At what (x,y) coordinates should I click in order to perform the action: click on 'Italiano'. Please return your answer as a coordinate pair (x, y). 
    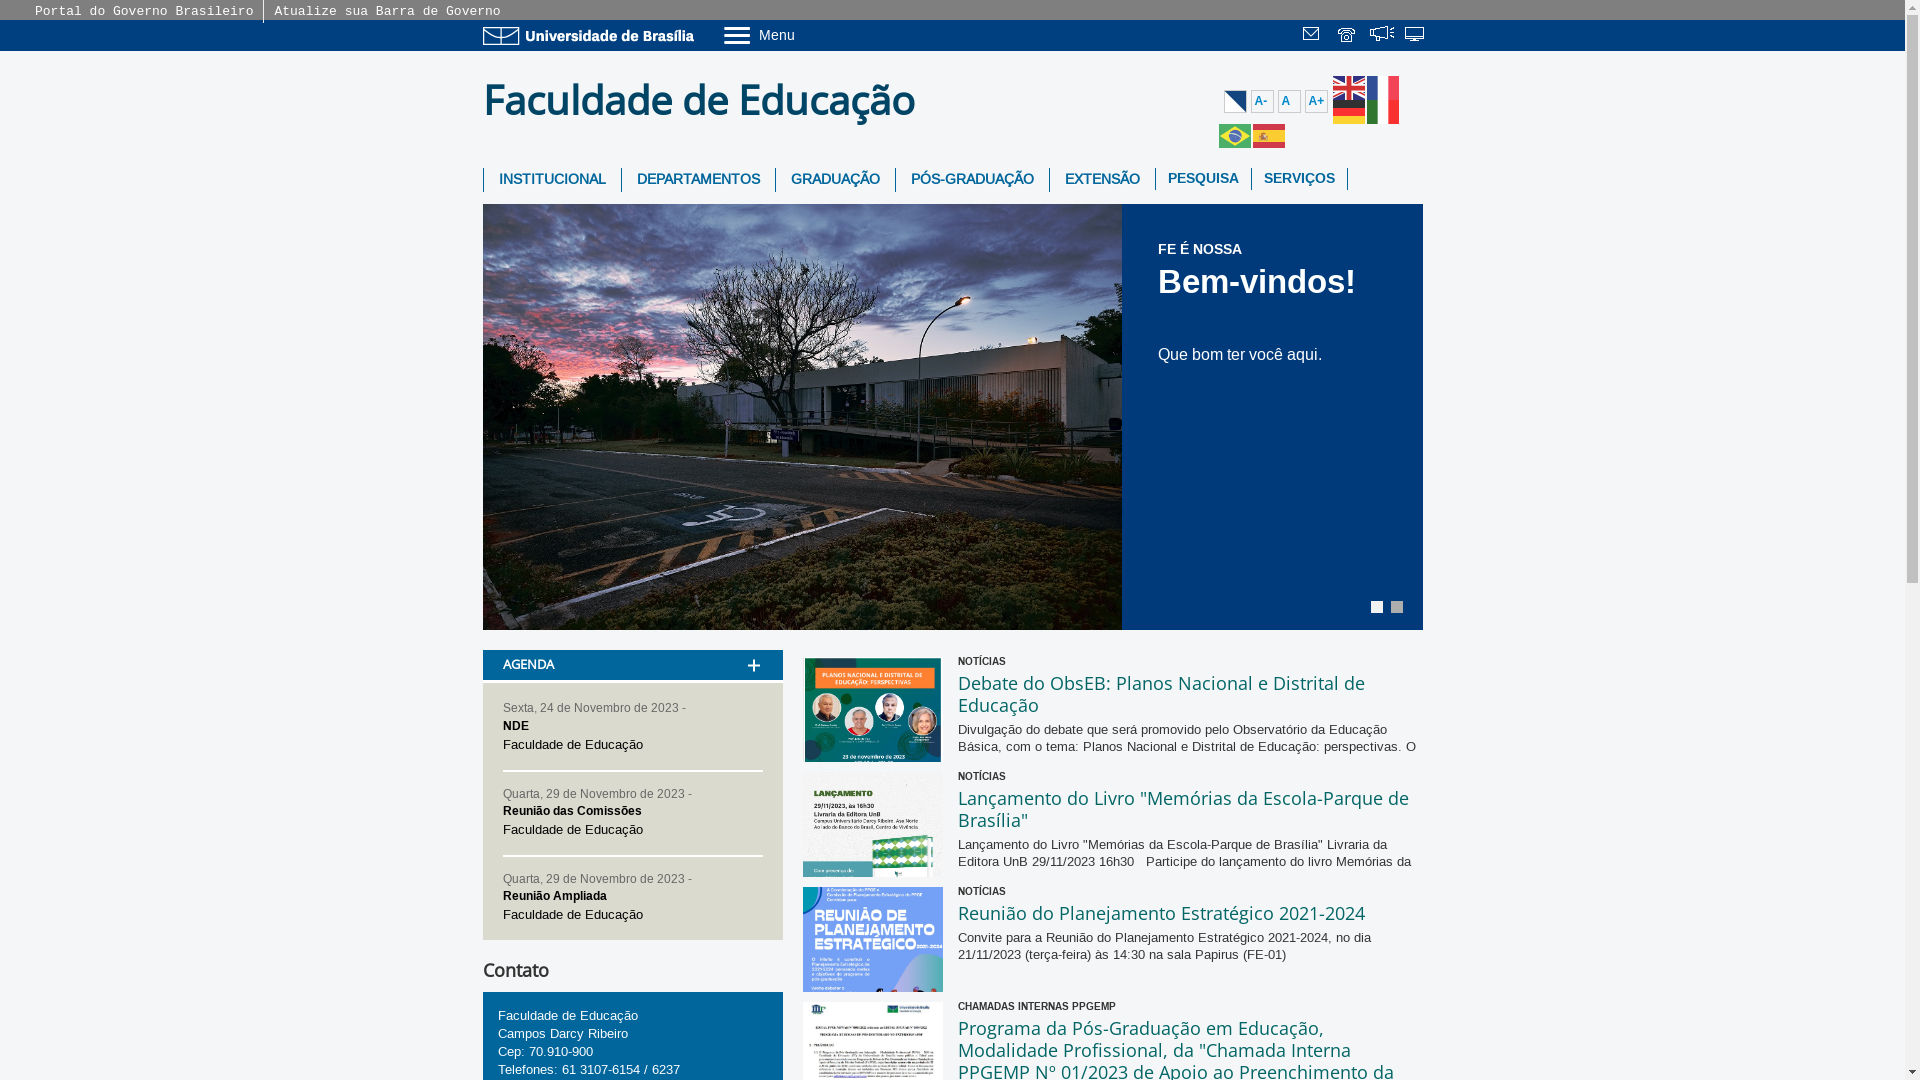
    Looking at the image, I should click on (1365, 111).